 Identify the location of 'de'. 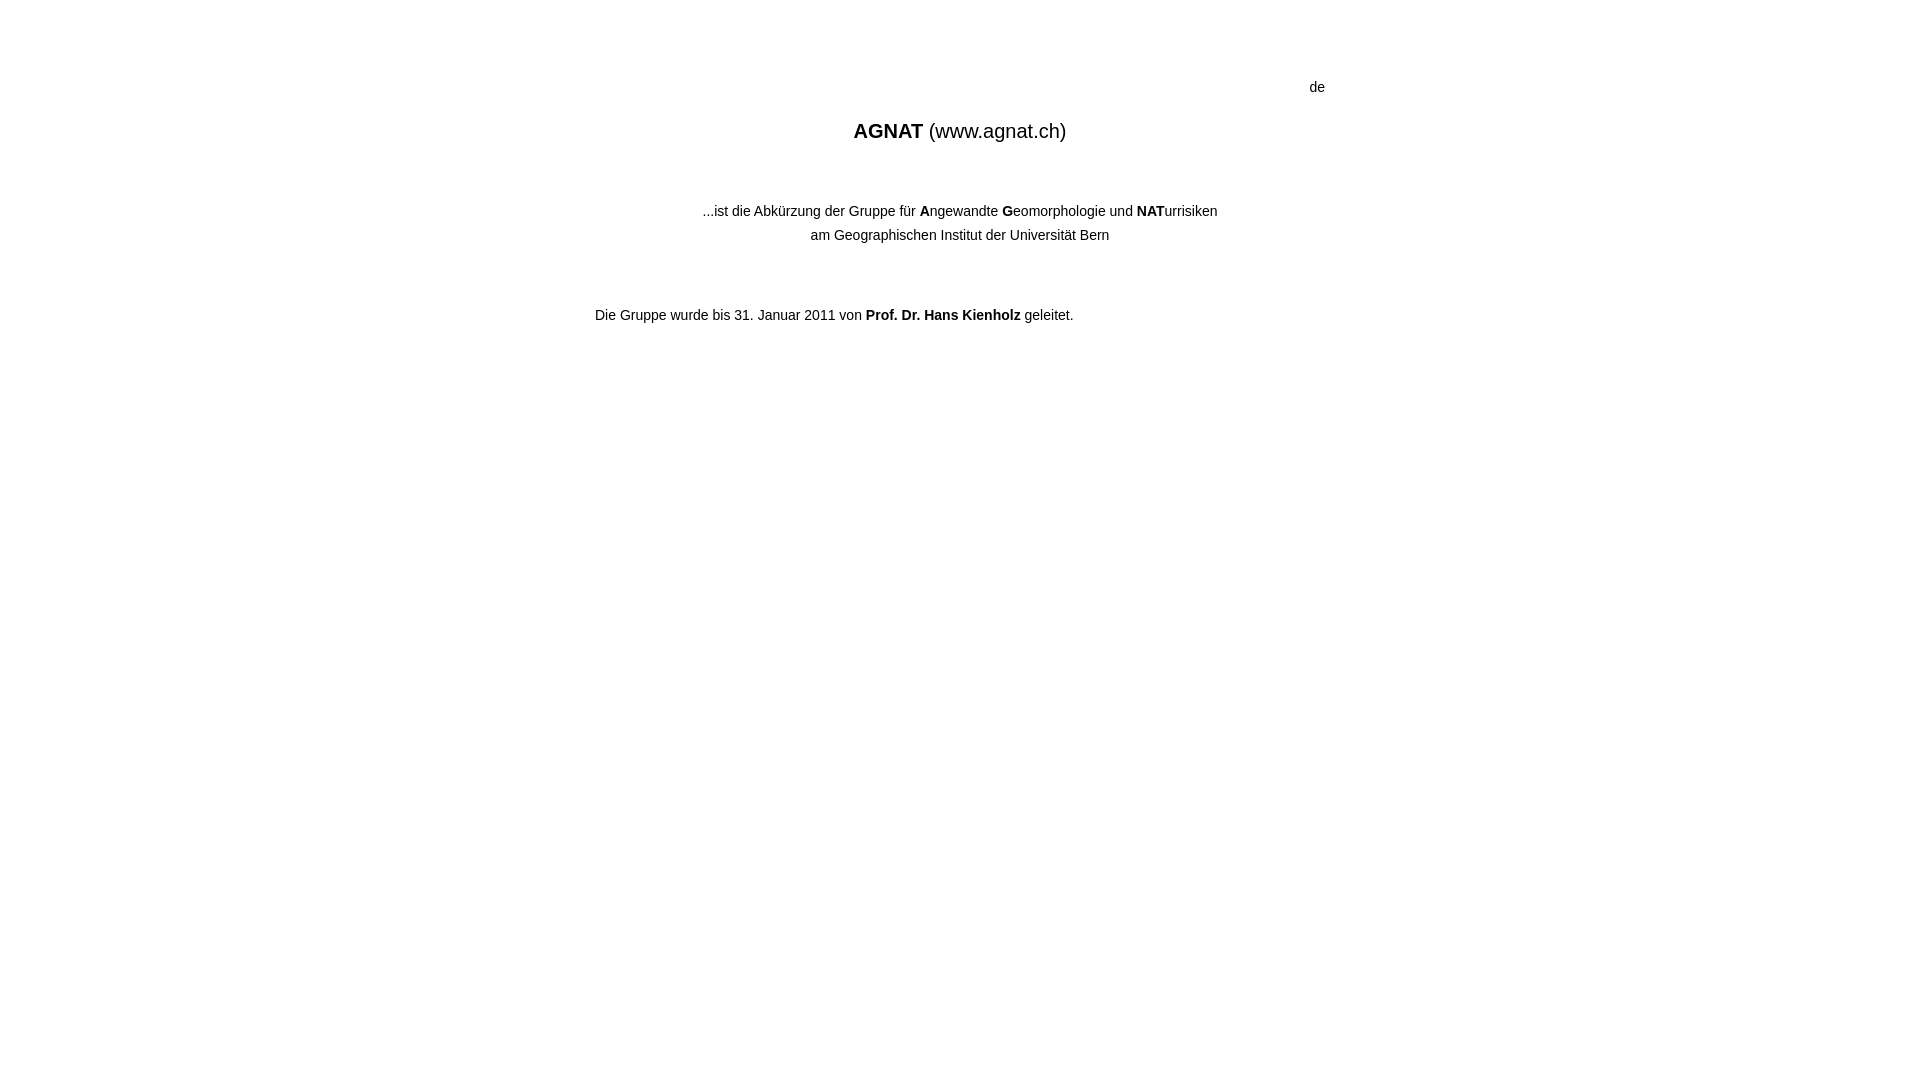
(1316, 86).